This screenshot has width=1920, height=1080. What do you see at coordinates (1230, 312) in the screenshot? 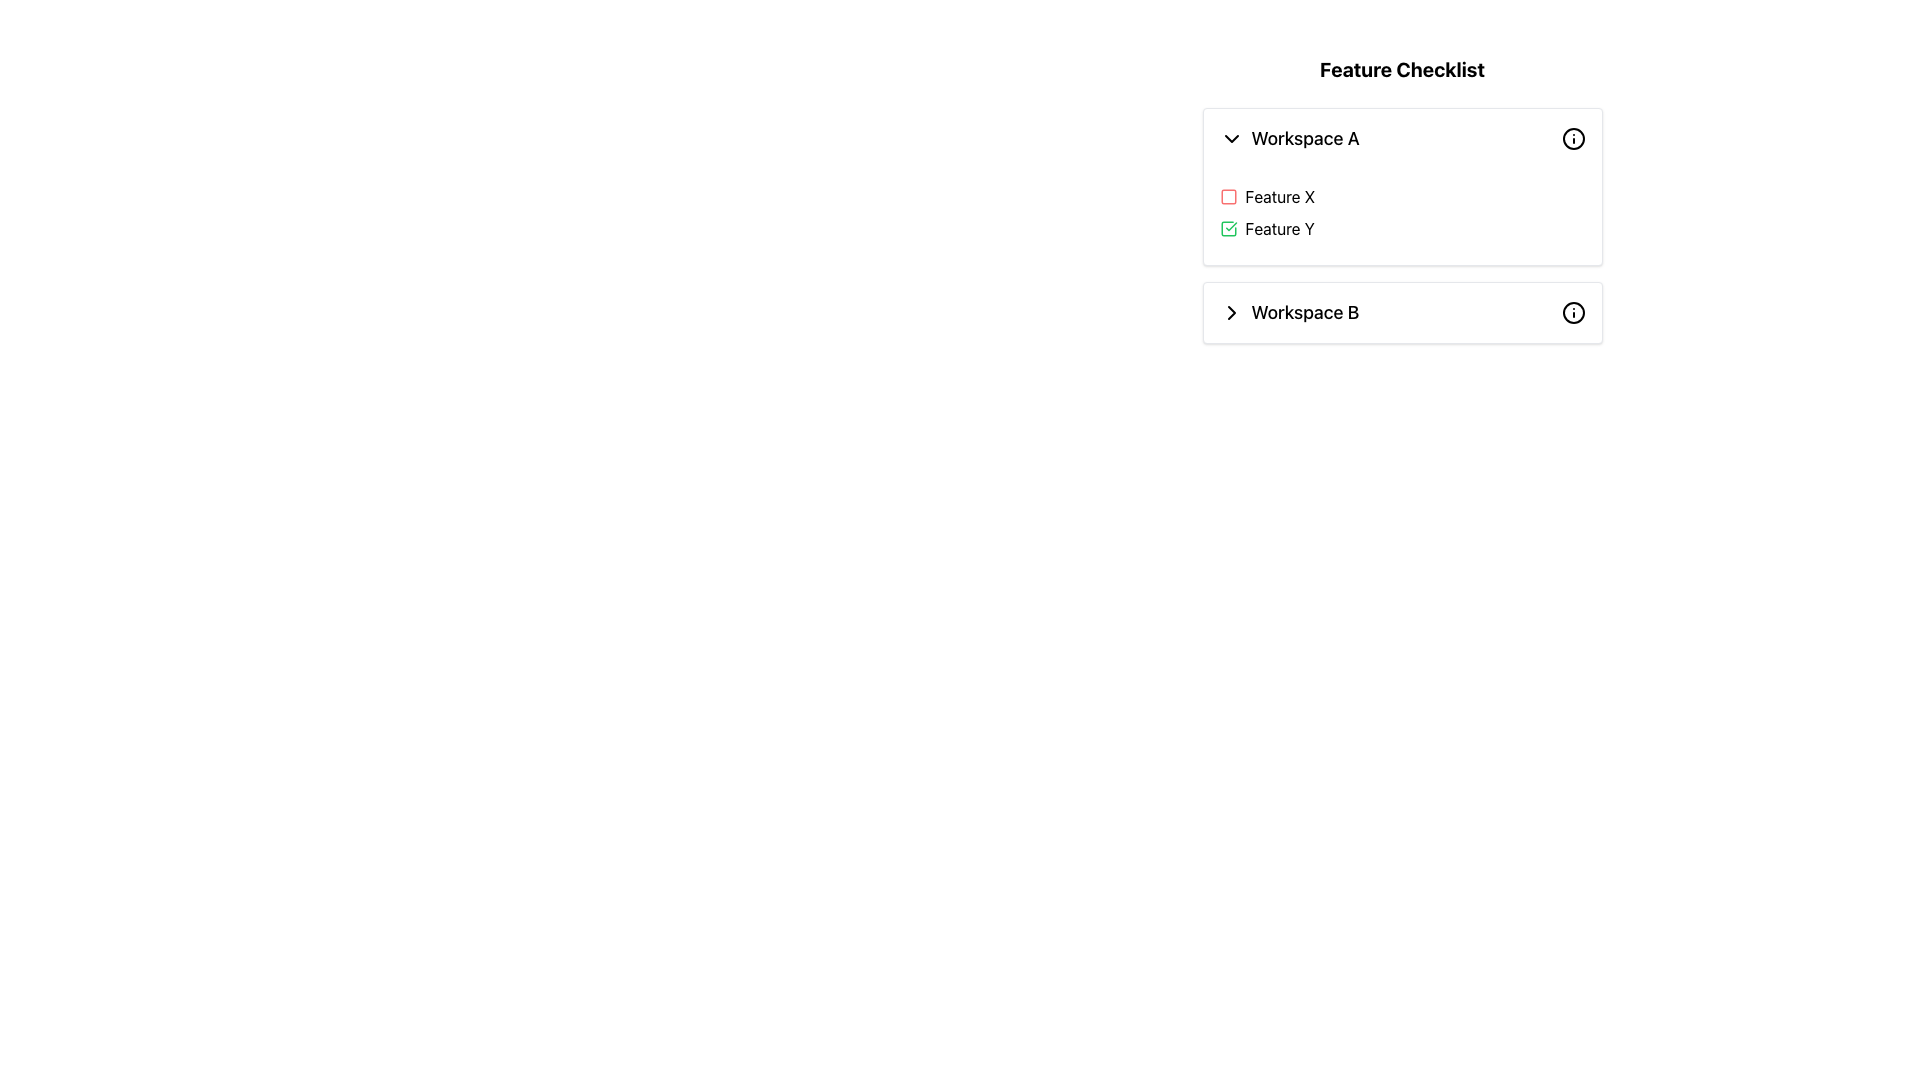
I see `the rightward-pointing chevron icon with a black stroke outline located in the 'Workspace B' row, preceding the text label 'Workspace B'` at bounding box center [1230, 312].